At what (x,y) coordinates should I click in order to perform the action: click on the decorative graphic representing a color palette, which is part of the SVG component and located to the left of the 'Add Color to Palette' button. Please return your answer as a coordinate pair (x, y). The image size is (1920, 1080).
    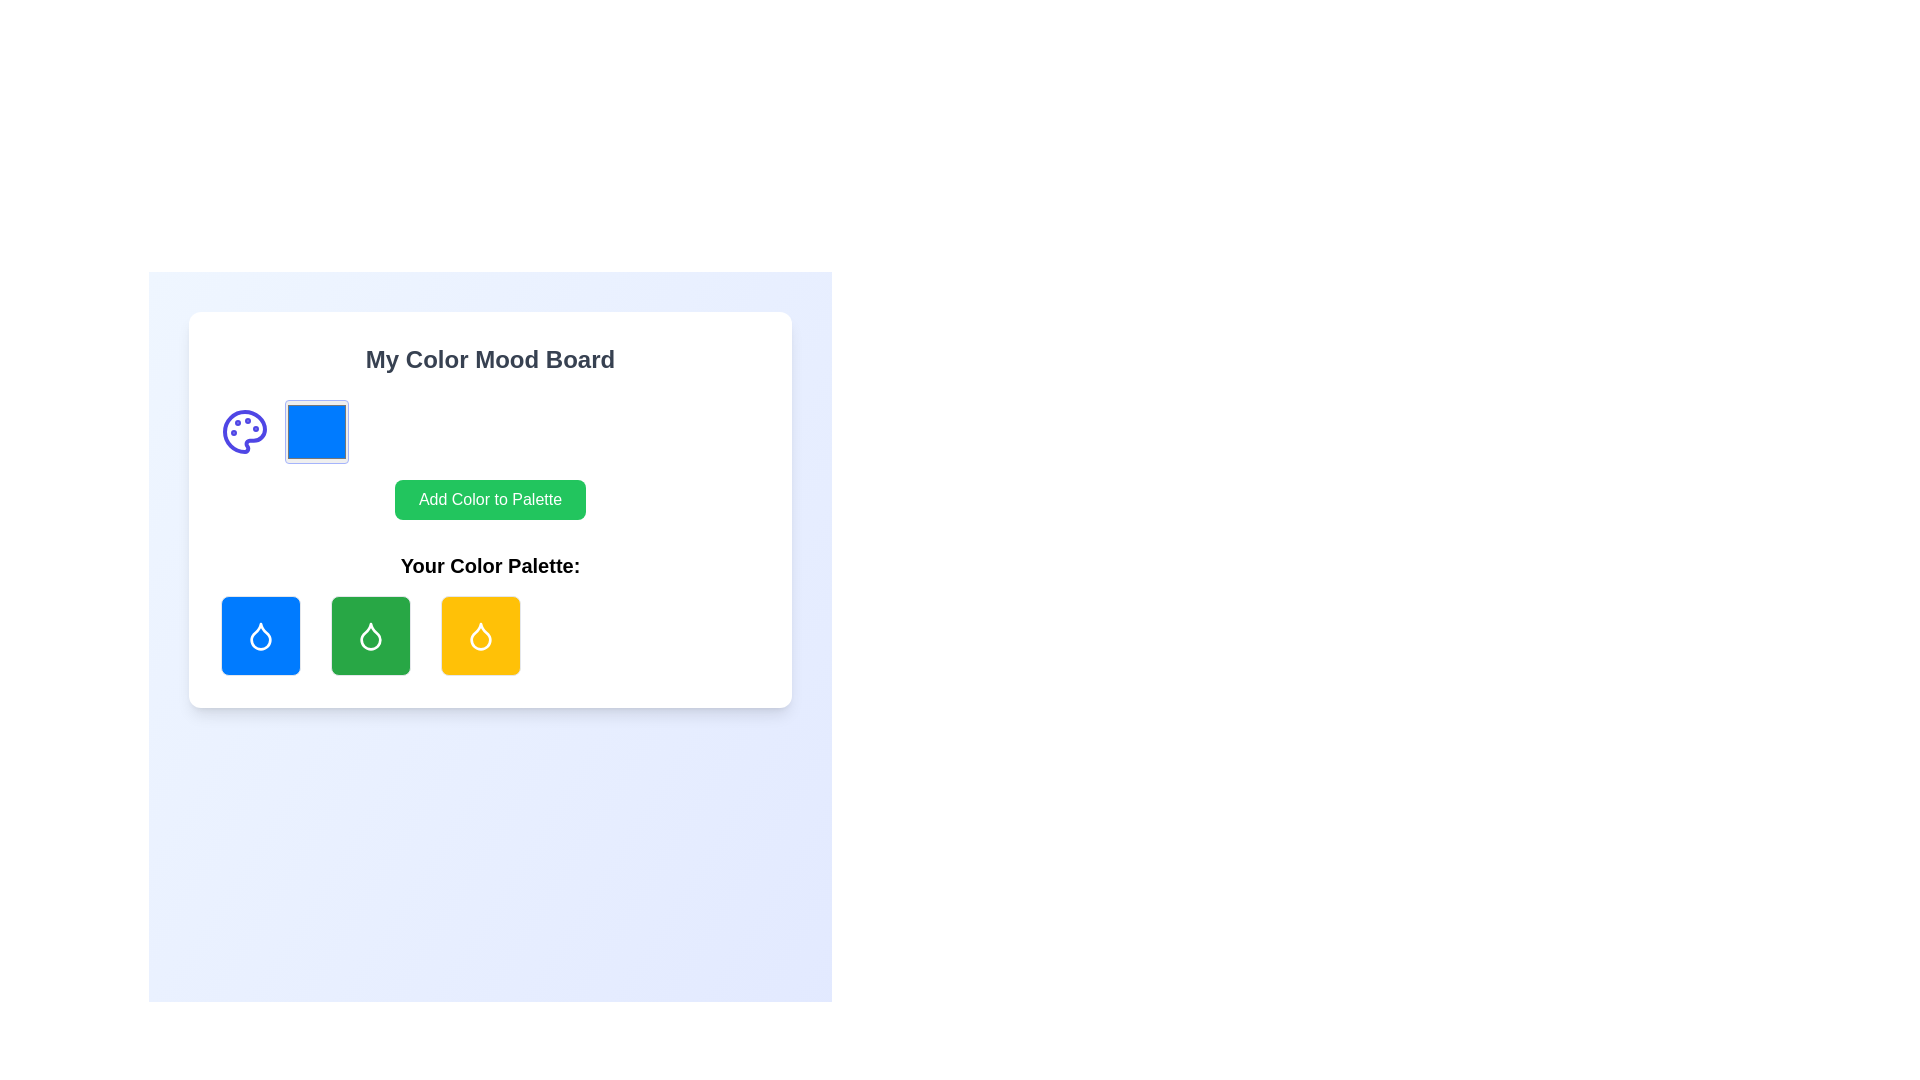
    Looking at the image, I should click on (243, 431).